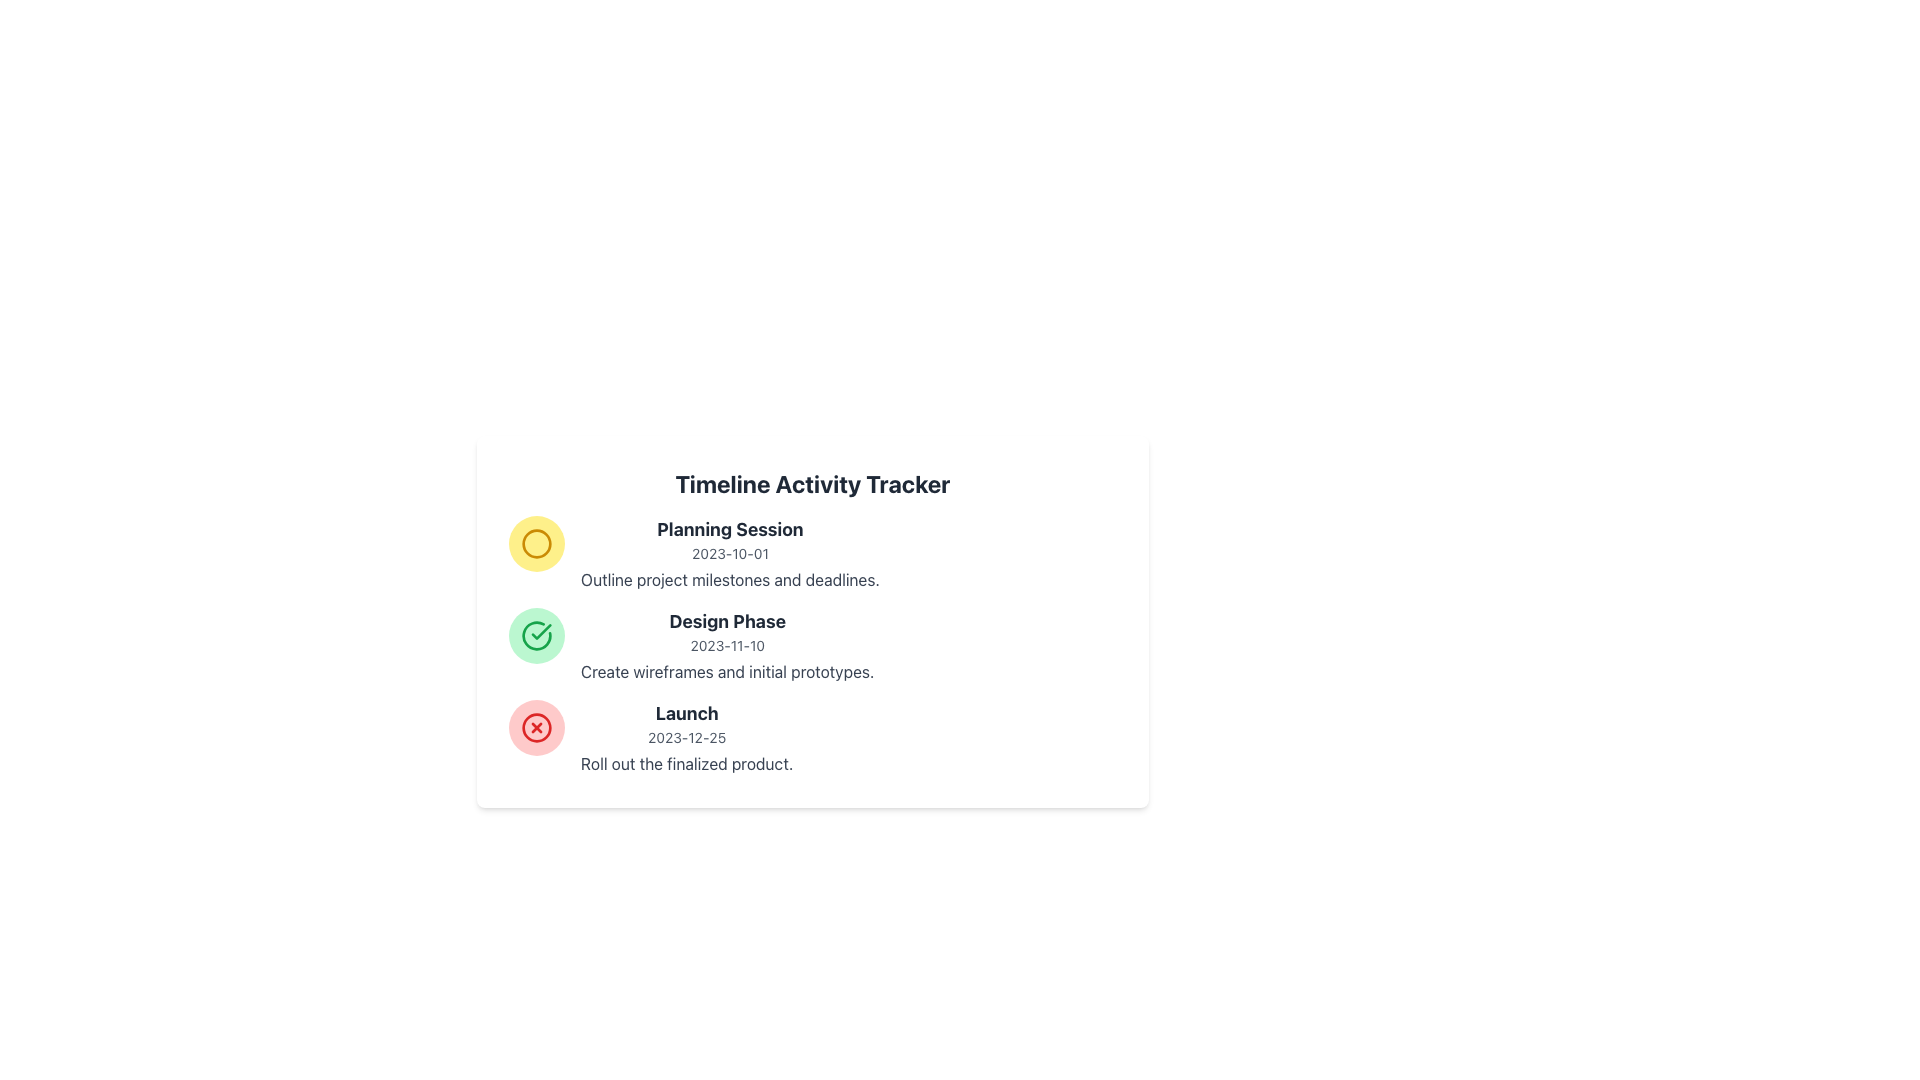 This screenshot has height=1080, width=1920. Describe the element at coordinates (729, 579) in the screenshot. I see `the text content displaying information or instructions related to the 'Planning Session' phase within the timeline tracker, located below '2023-10-01' and 'Planning Session'` at that location.